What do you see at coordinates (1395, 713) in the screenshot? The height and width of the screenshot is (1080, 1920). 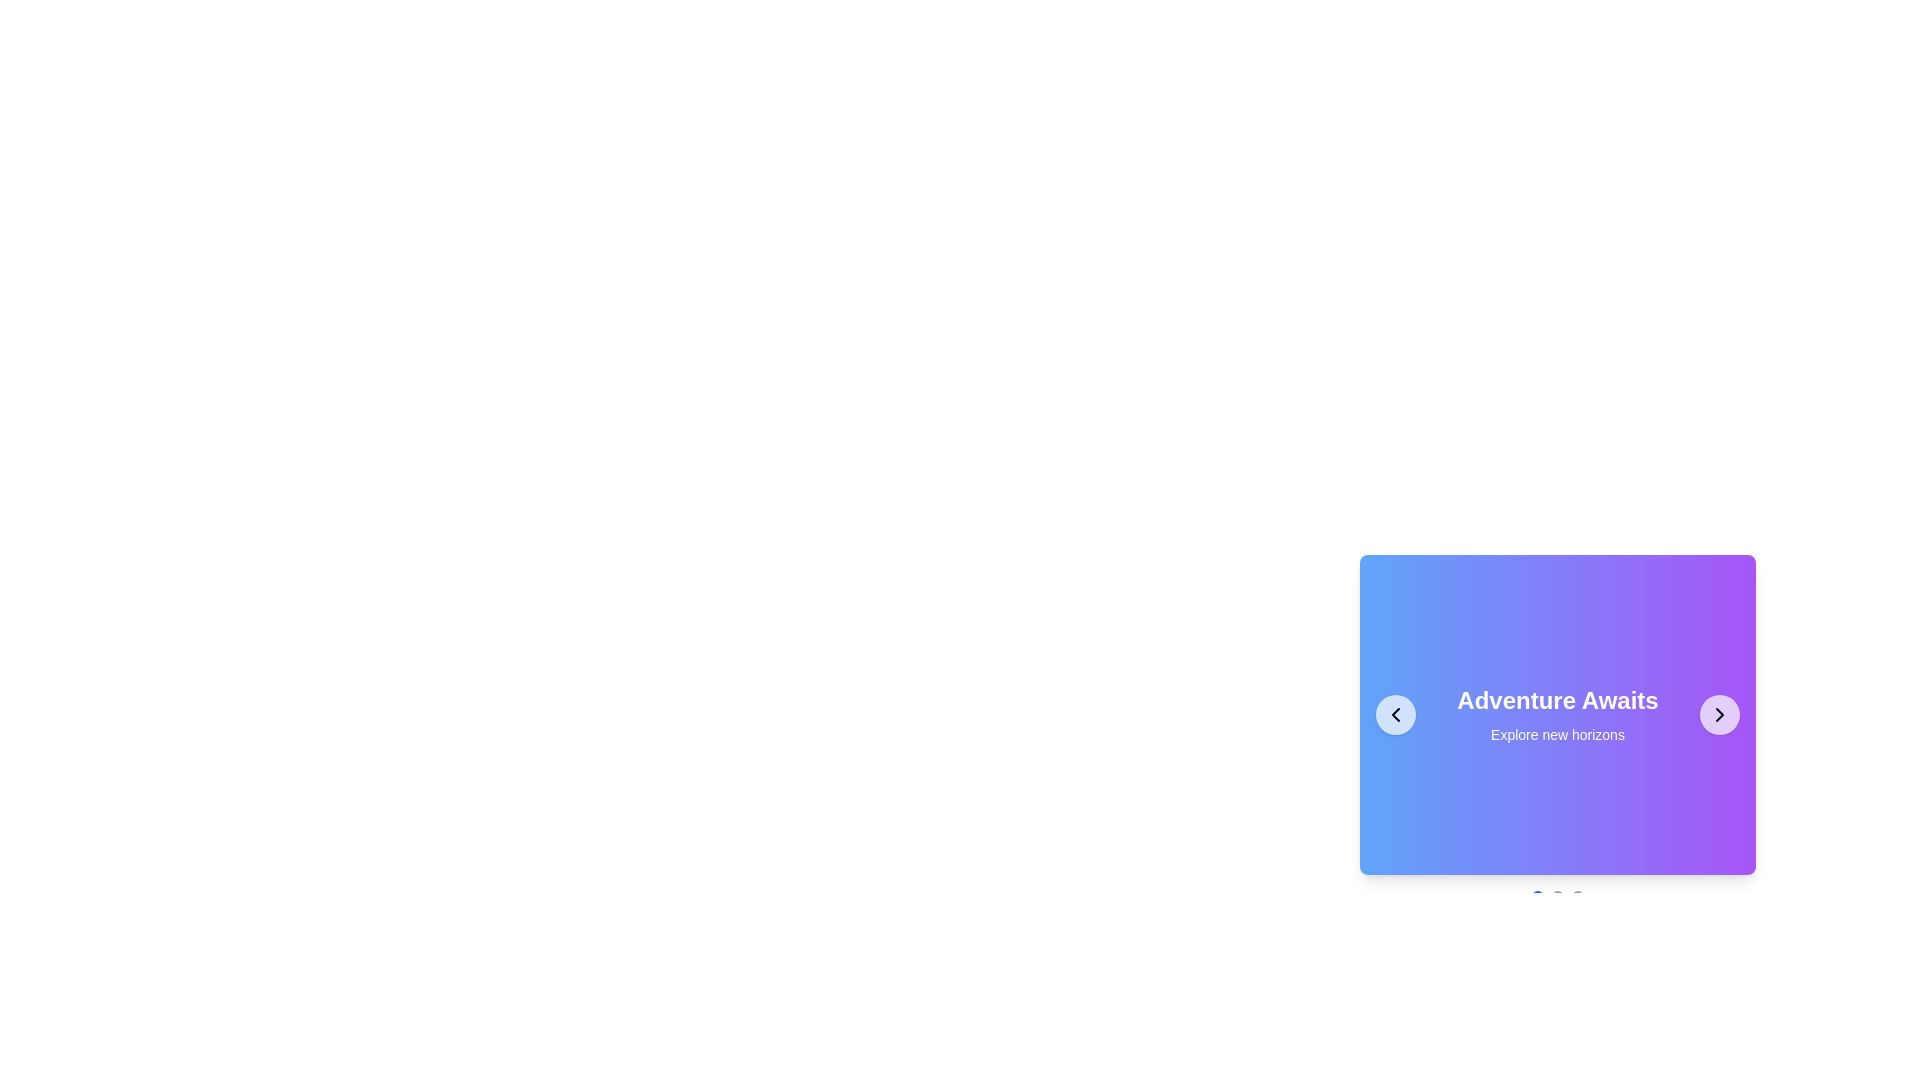 I see `the SVG icon within the circular button on the left edge of the card's midsection` at bounding box center [1395, 713].